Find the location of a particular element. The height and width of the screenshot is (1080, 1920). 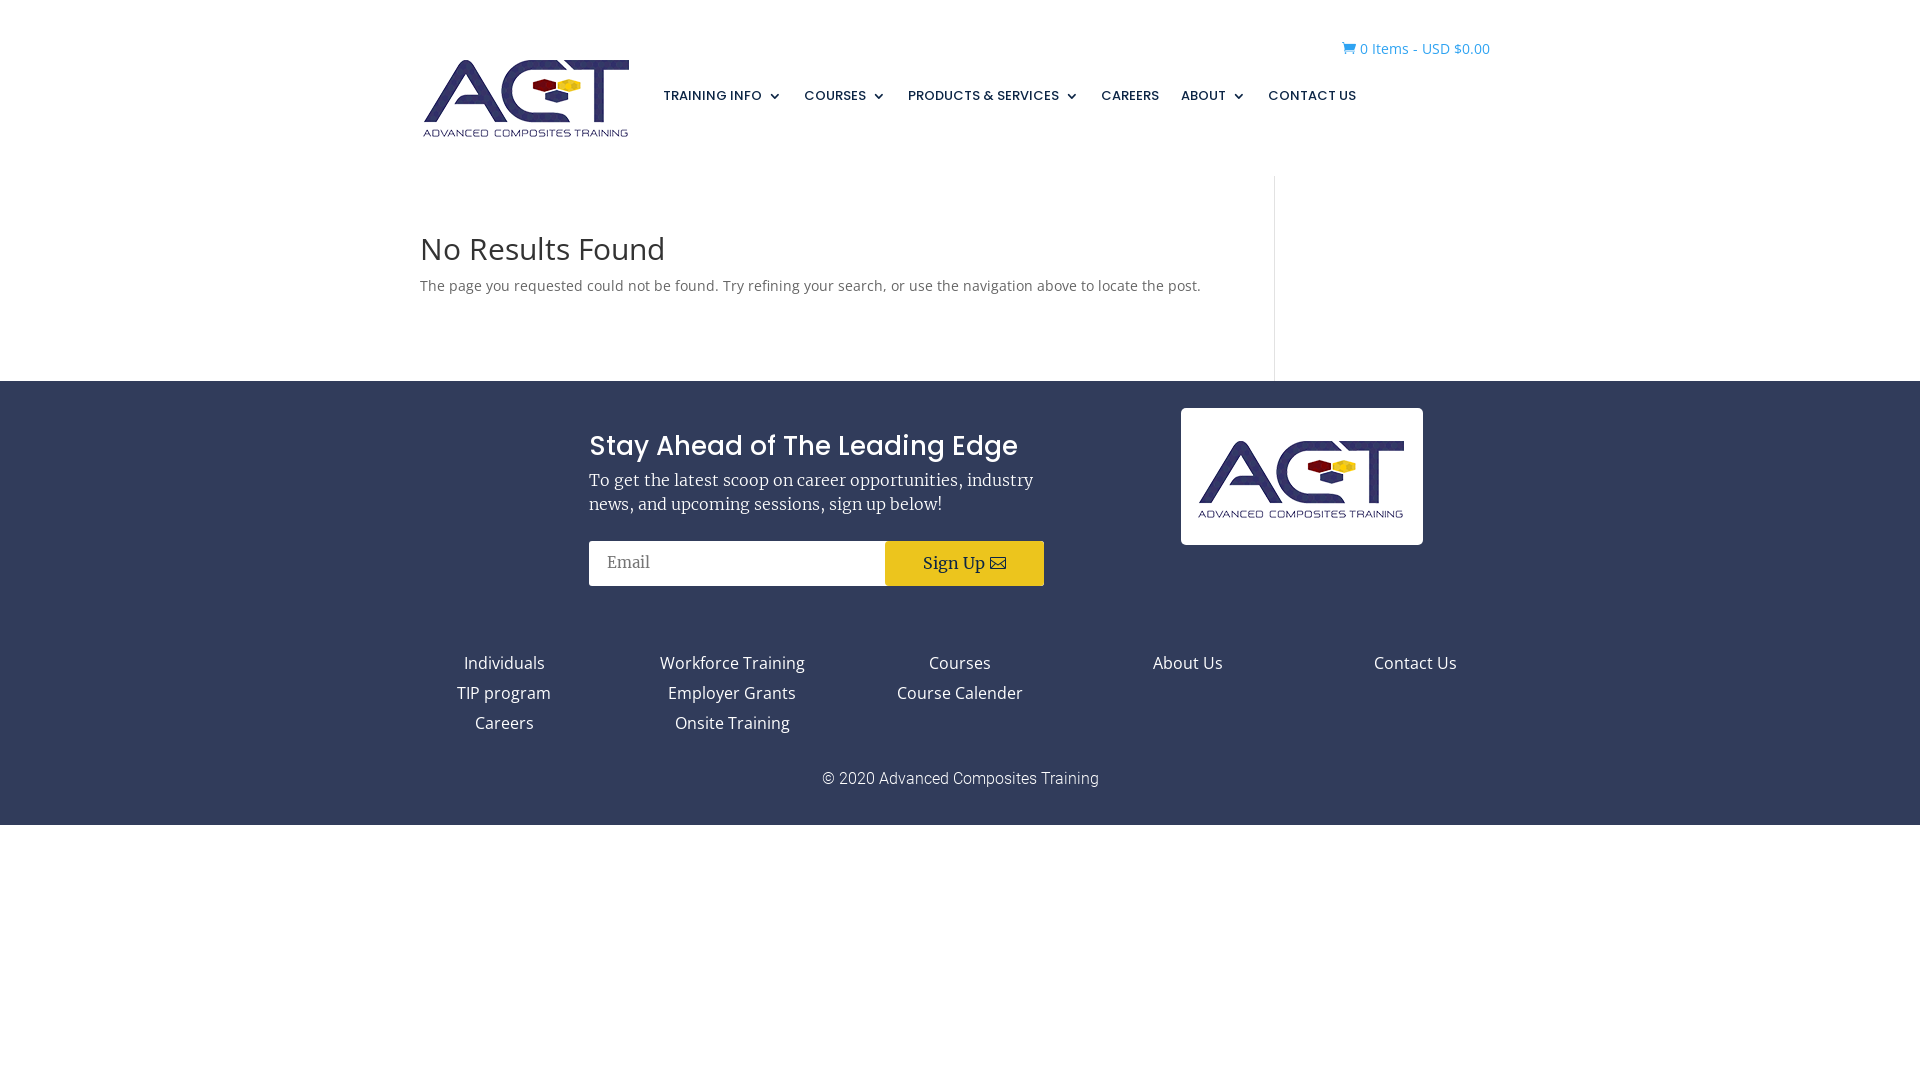

'PRODUCTS & SERVICES' is located at coordinates (993, 95).